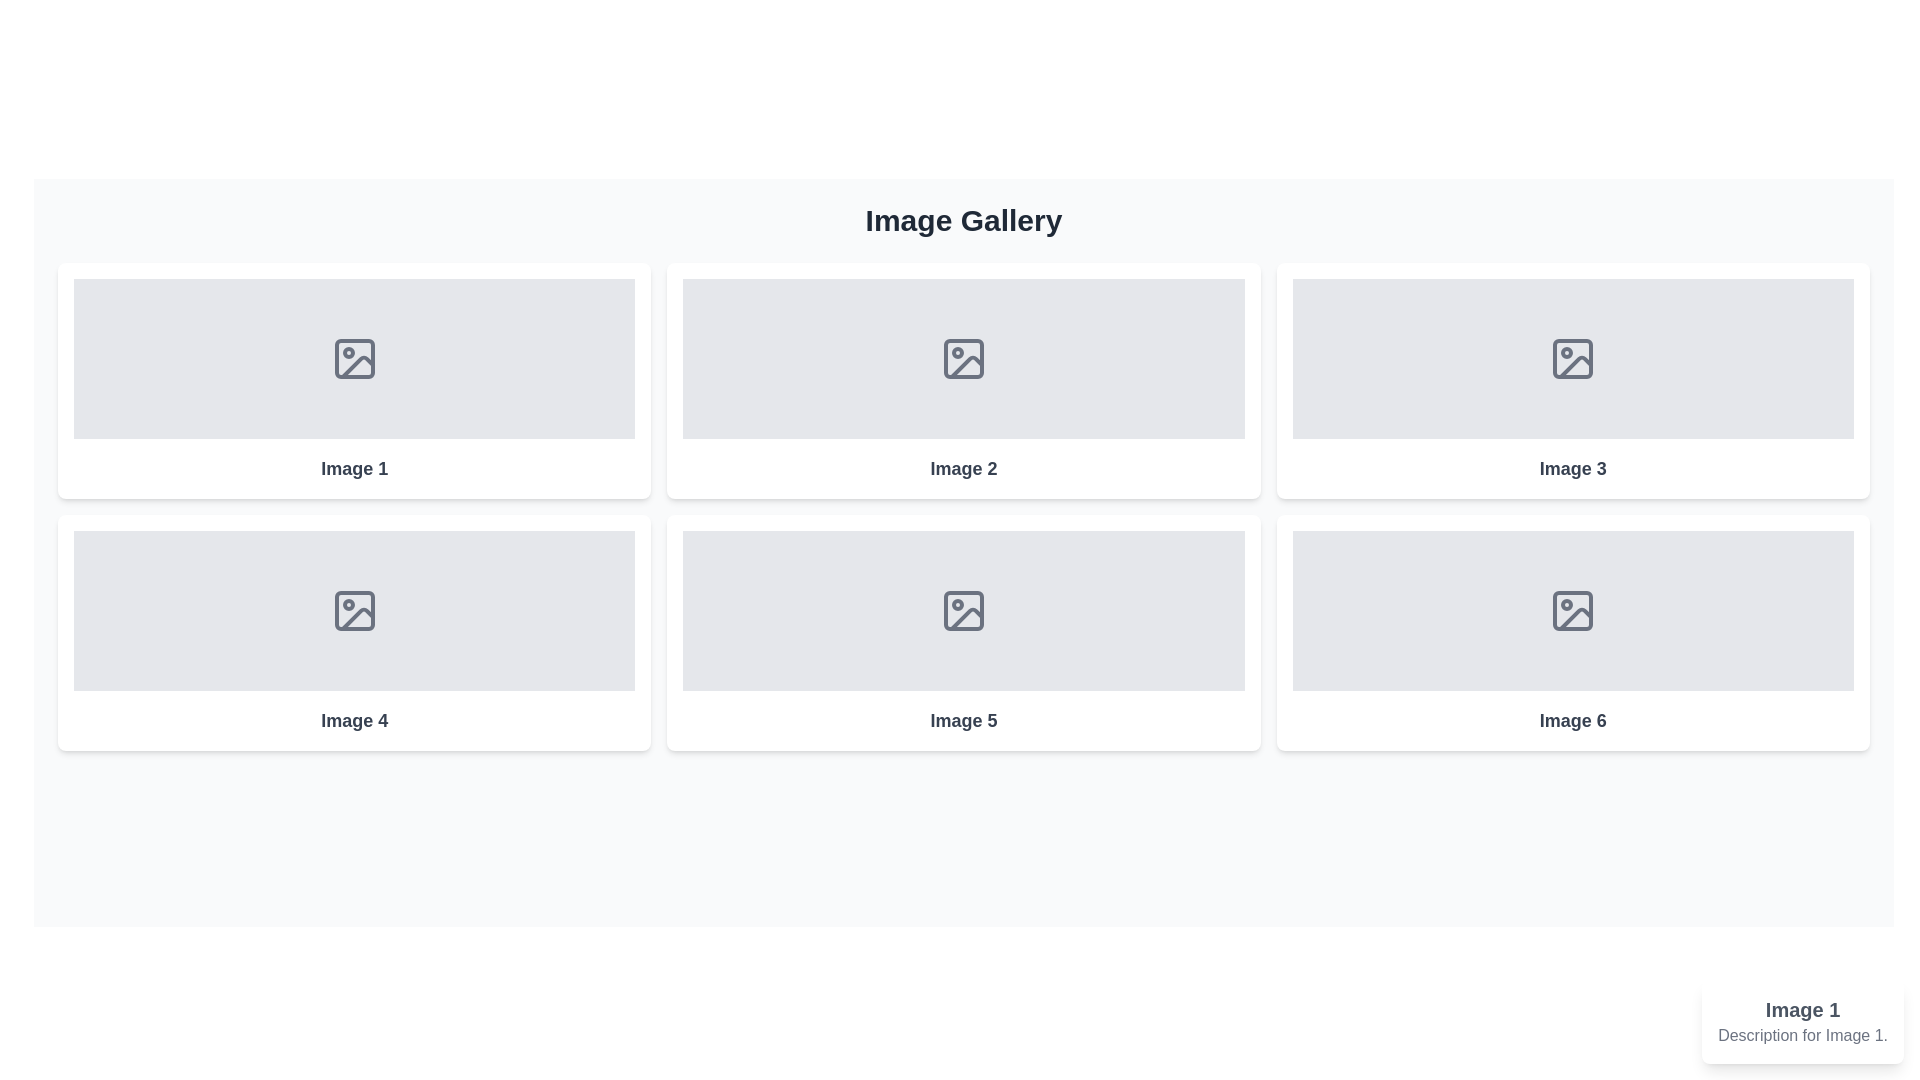  What do you see at coordinates (357, 367) in the screenshot?
I see `the diagonal line segment within the gray square outline of the 'Image 1' icon in the top-left image placeholder` at bounding box center [357, 367].